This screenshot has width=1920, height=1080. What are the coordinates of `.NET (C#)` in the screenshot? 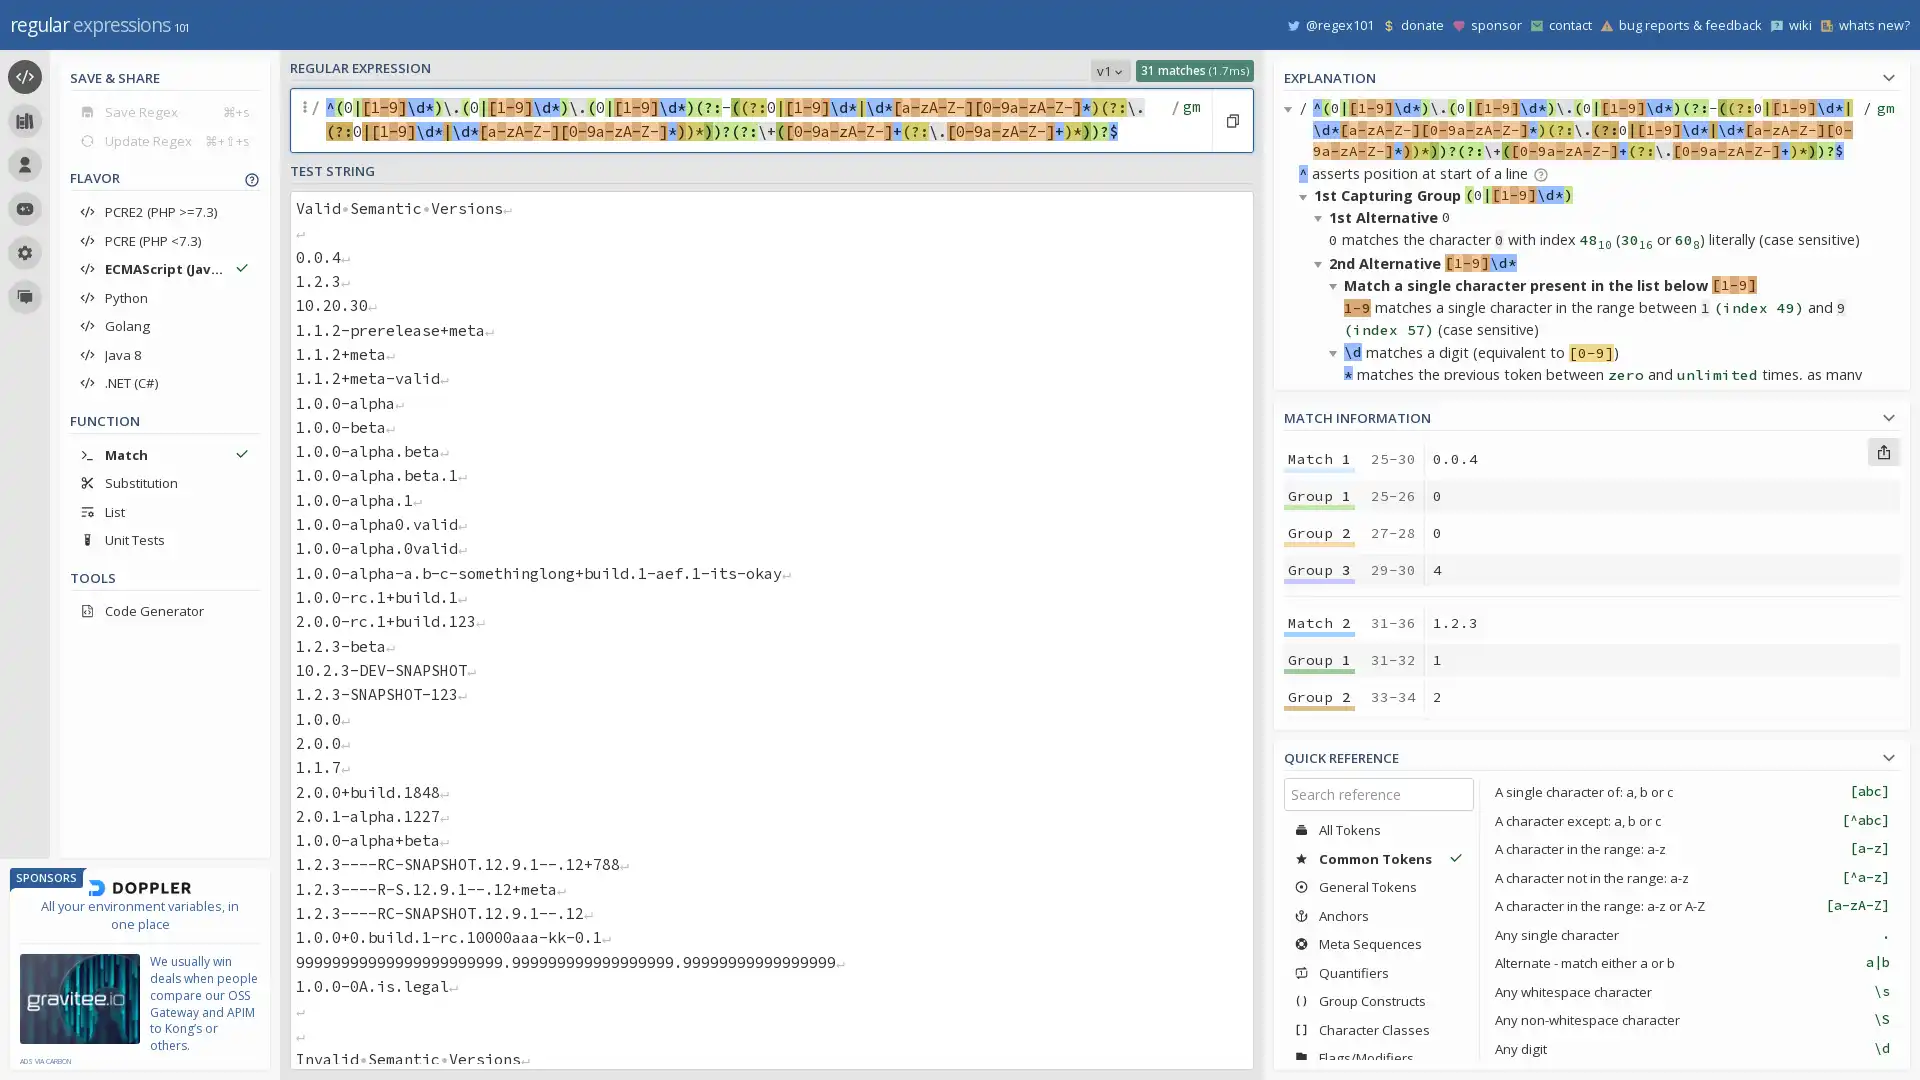 It's located at (164, 382).